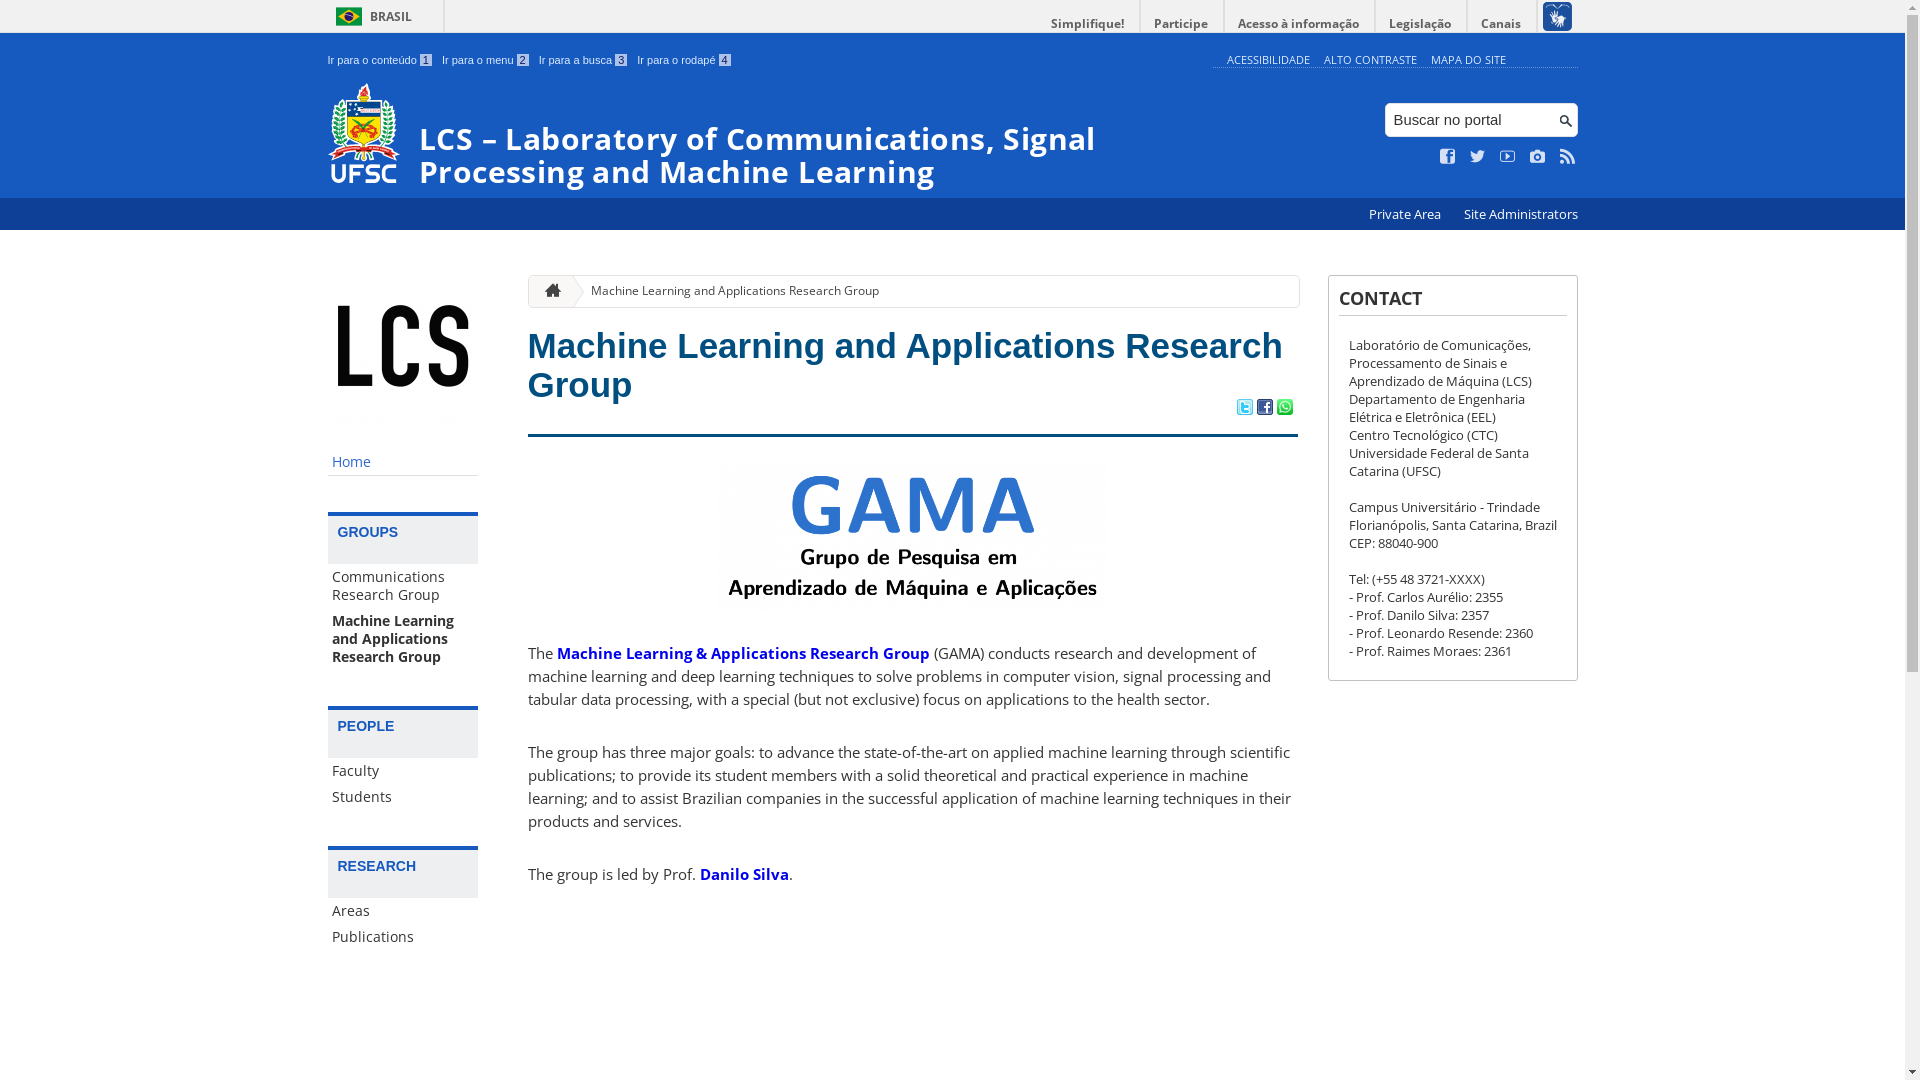  What do you see at coordinates (1358, 214) in the screenshot?
I see `'Private Area'` at bounding box center [1358, 214].